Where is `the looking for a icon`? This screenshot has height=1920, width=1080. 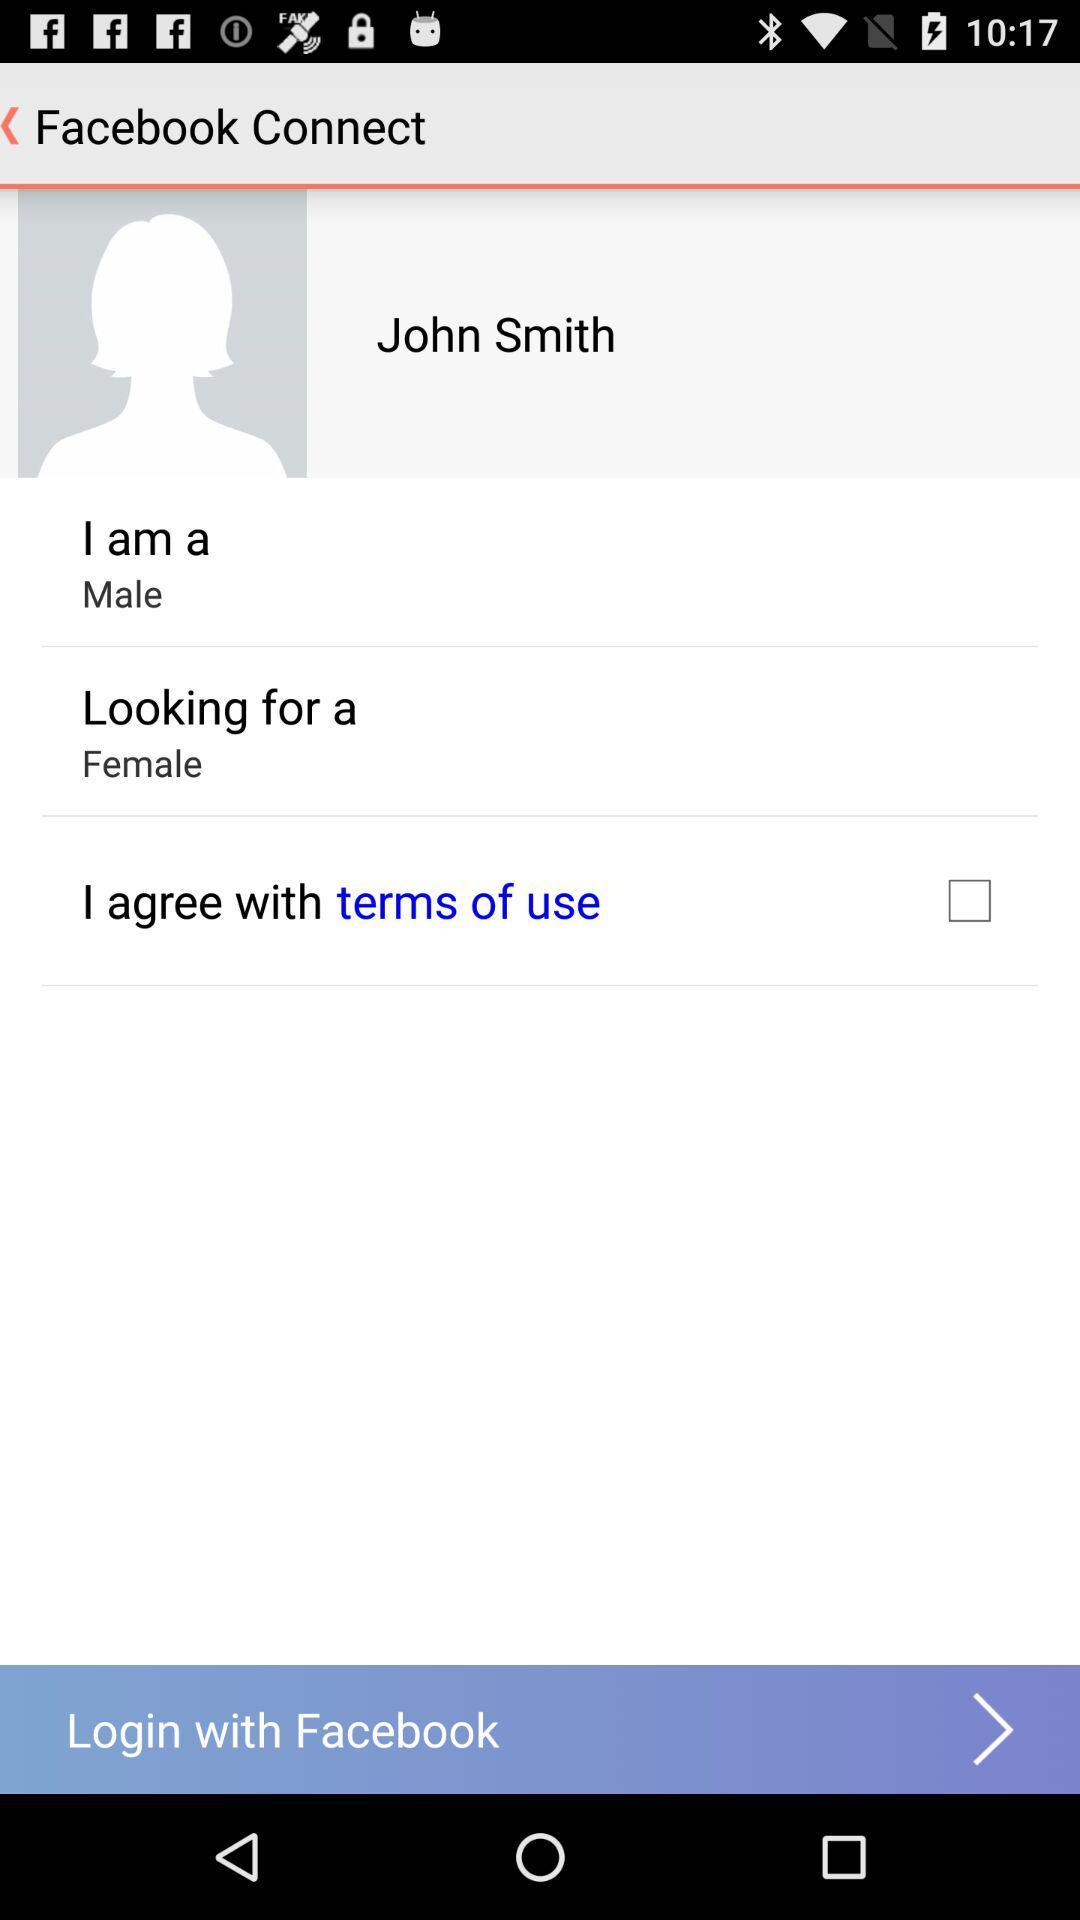
the looking for a icon is located at coordinates (219, 706).